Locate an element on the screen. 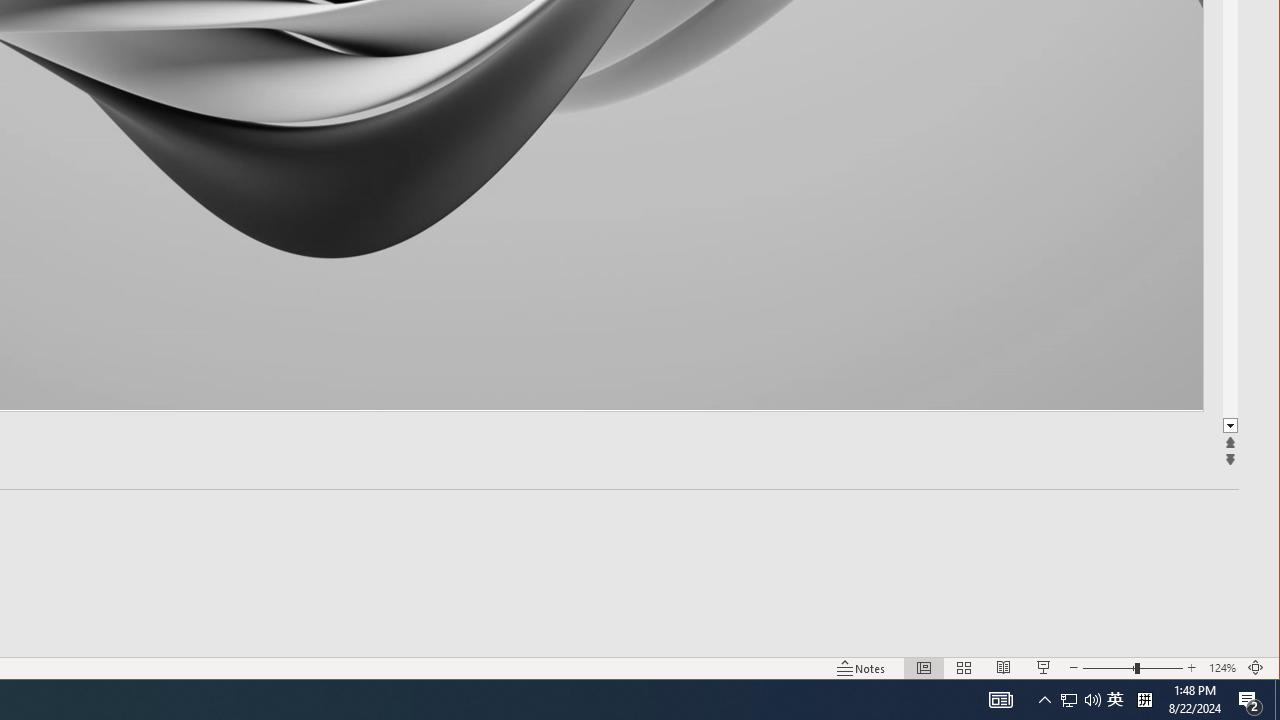 This screenshot has width=1280, height=720. 'Notification Chevron' is located at coordinates (1044, 698).